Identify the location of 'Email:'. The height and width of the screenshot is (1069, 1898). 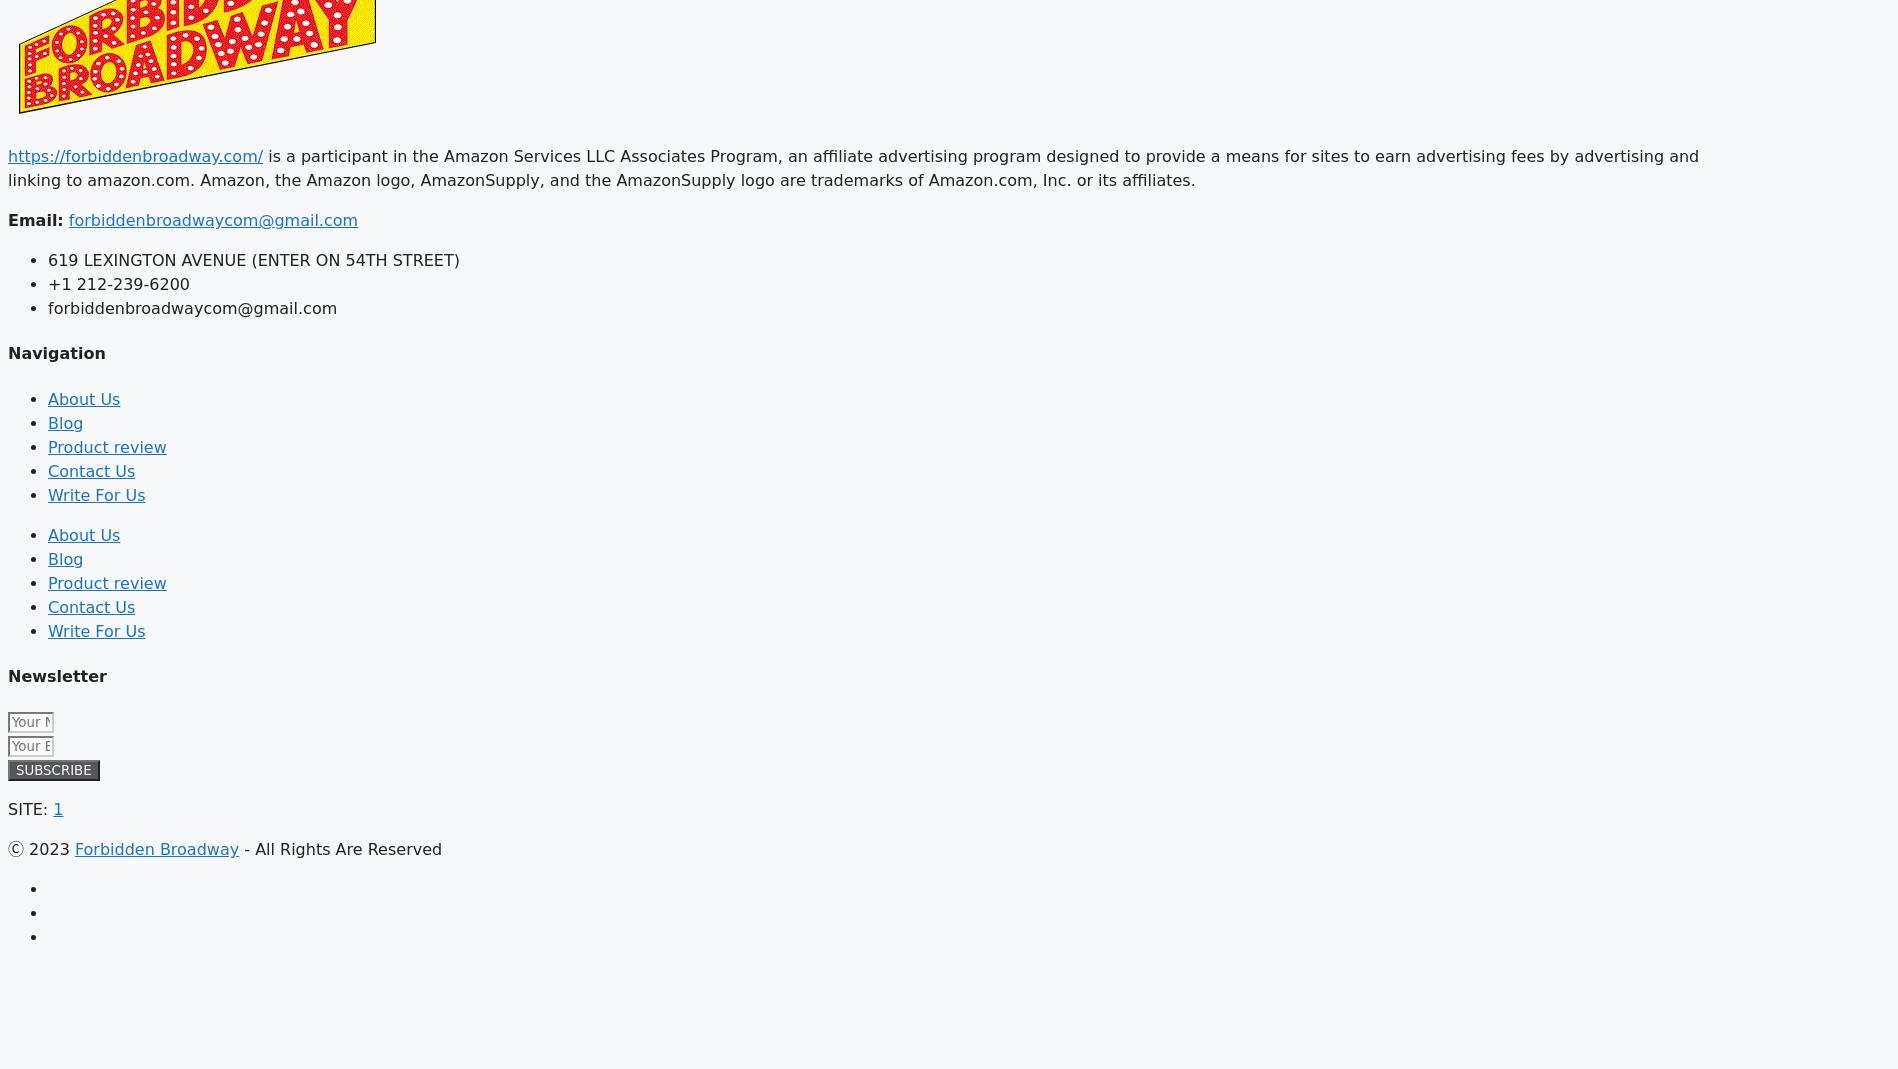
(35, 219).